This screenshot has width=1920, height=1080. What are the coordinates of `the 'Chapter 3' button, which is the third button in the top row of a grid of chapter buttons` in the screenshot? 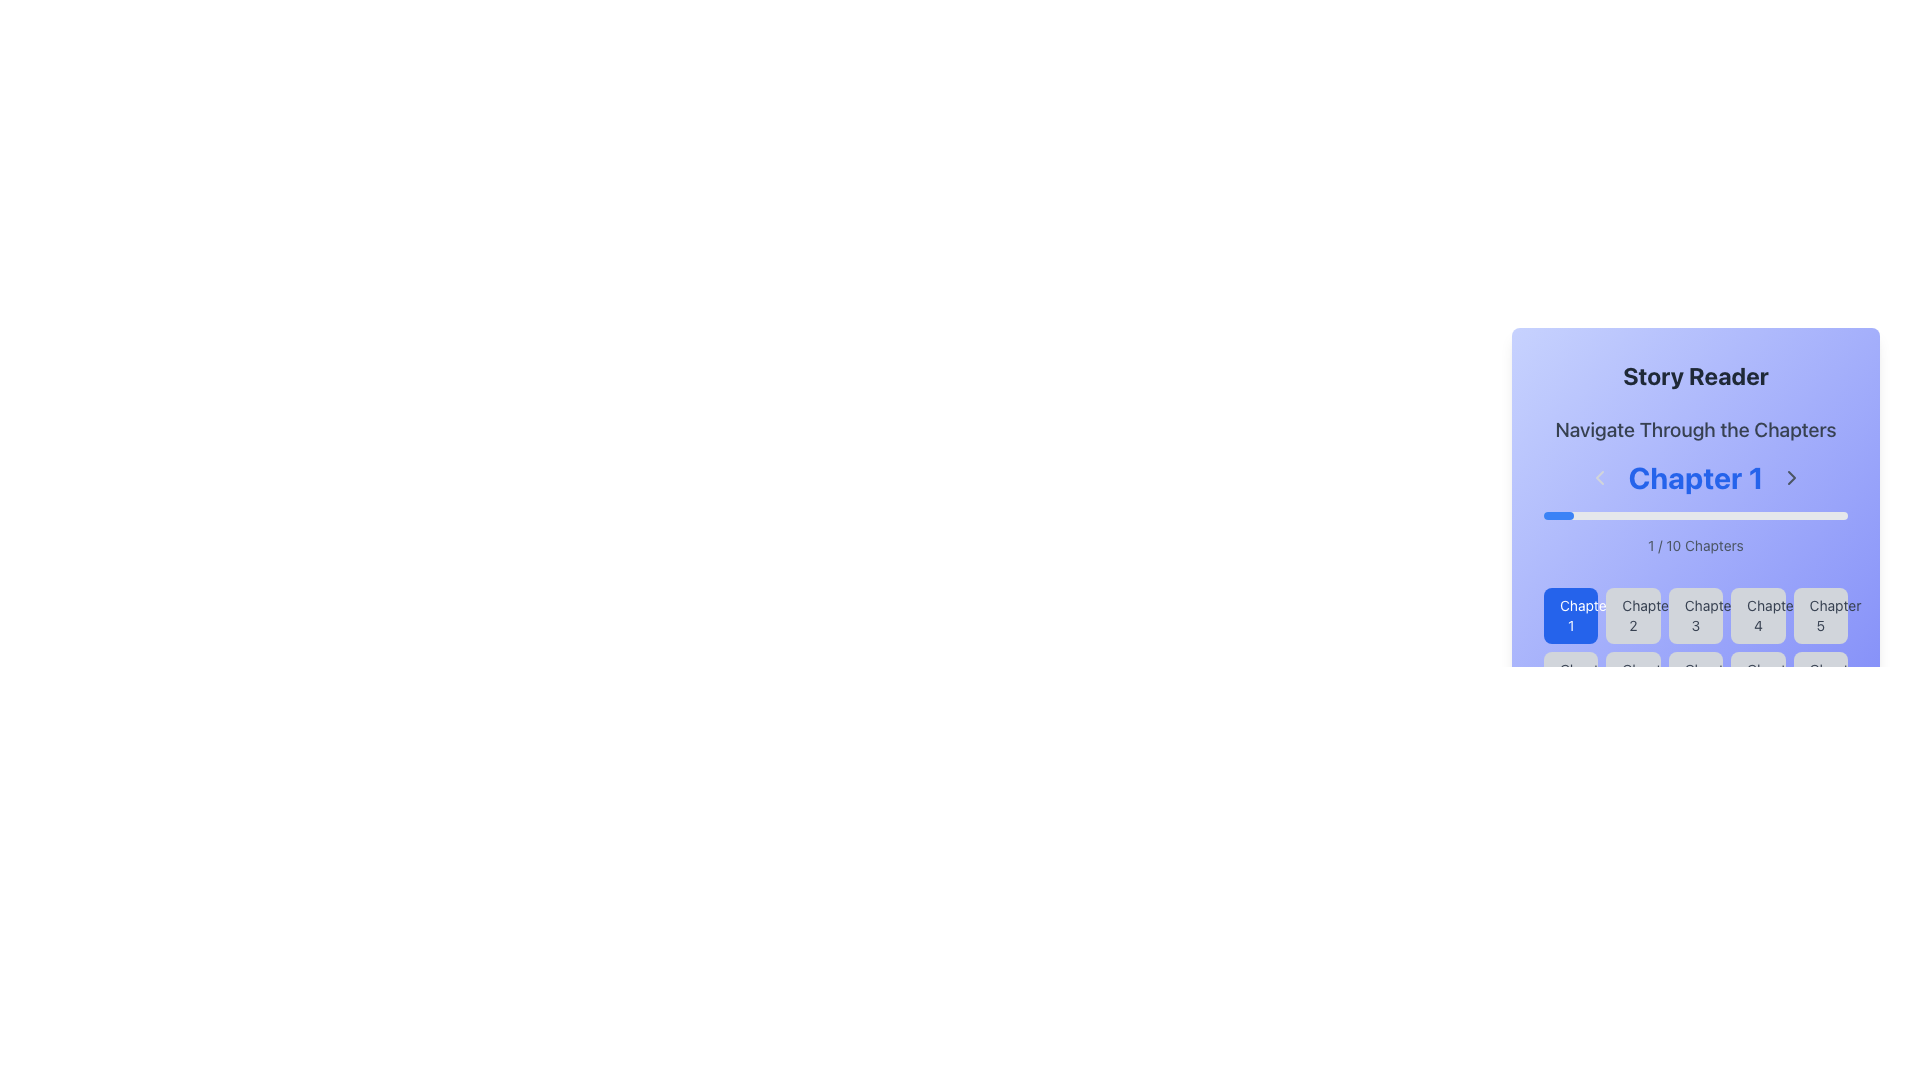 It's located at (1694, 648).